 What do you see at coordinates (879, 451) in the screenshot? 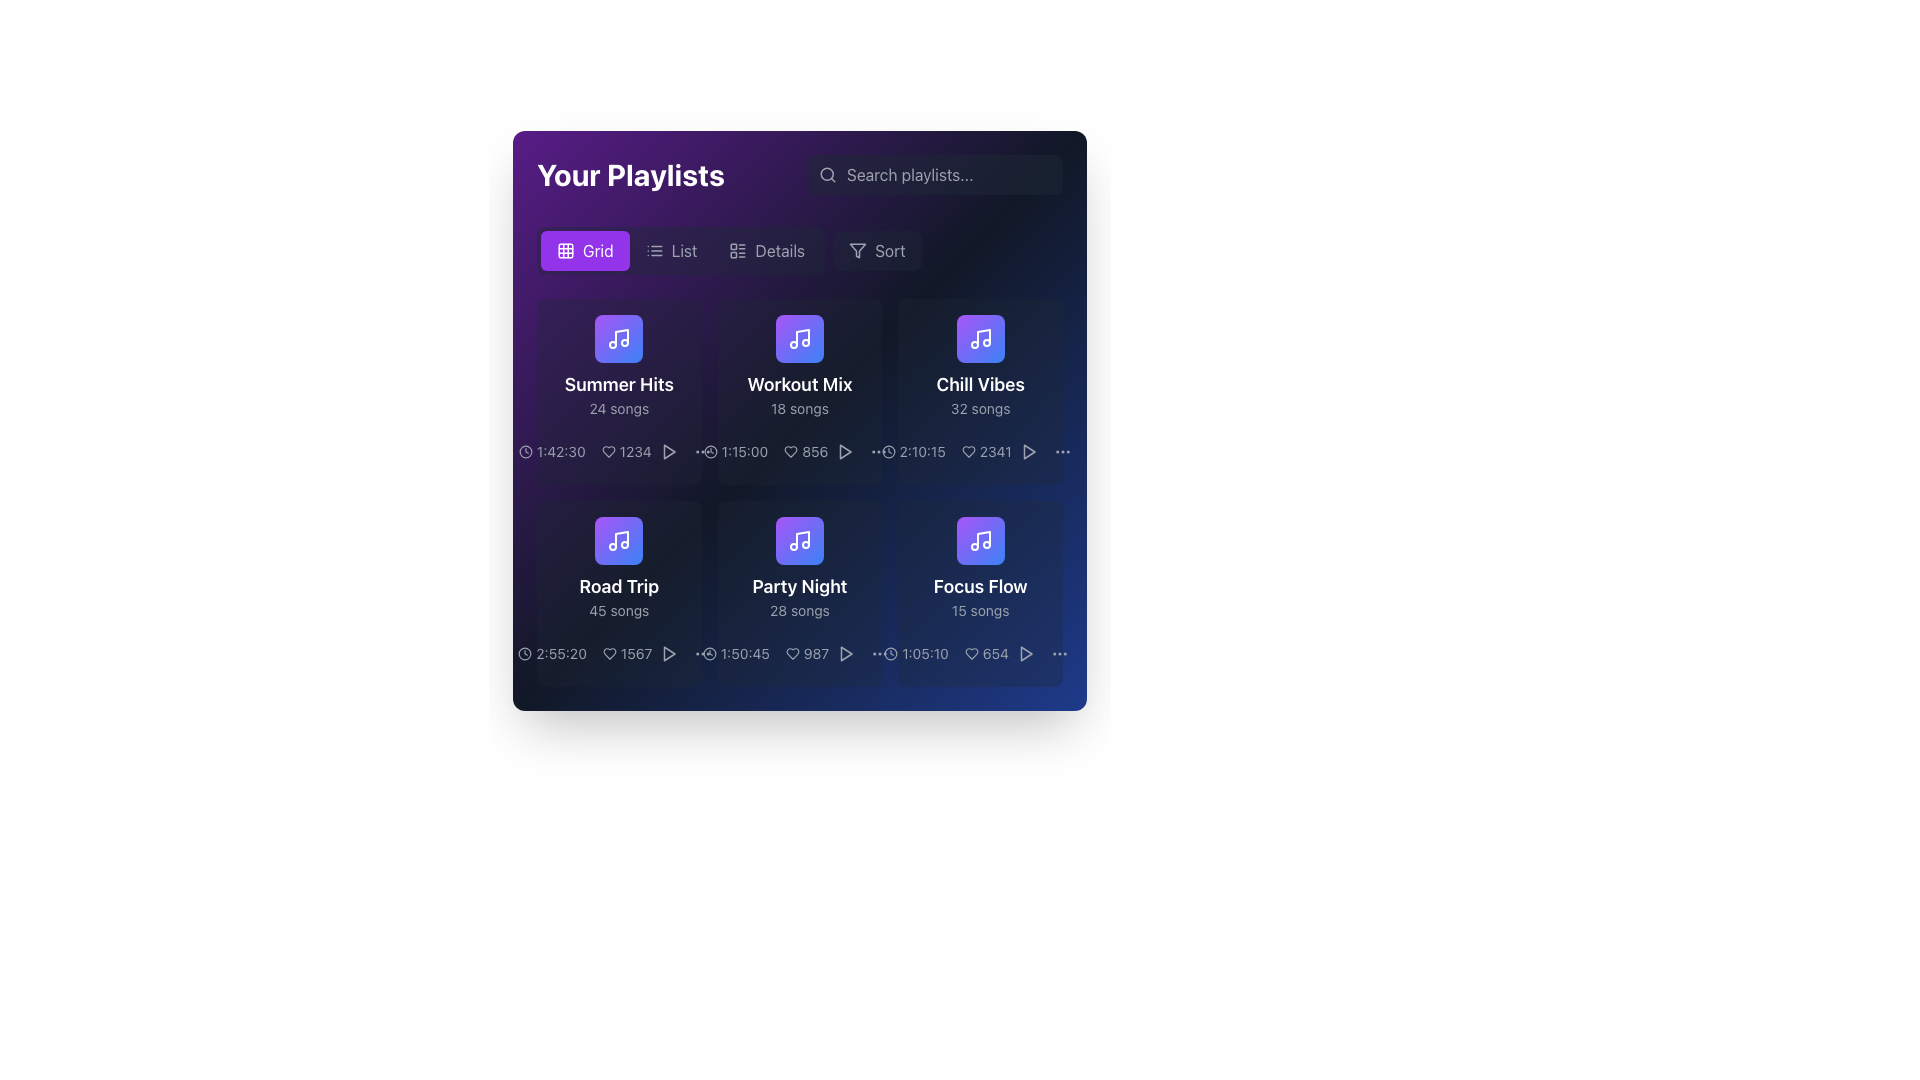
I see `the Icon button located at the bottom right corner of the 'Chill Vibes' playlist card` at bounding box center [879, 451].